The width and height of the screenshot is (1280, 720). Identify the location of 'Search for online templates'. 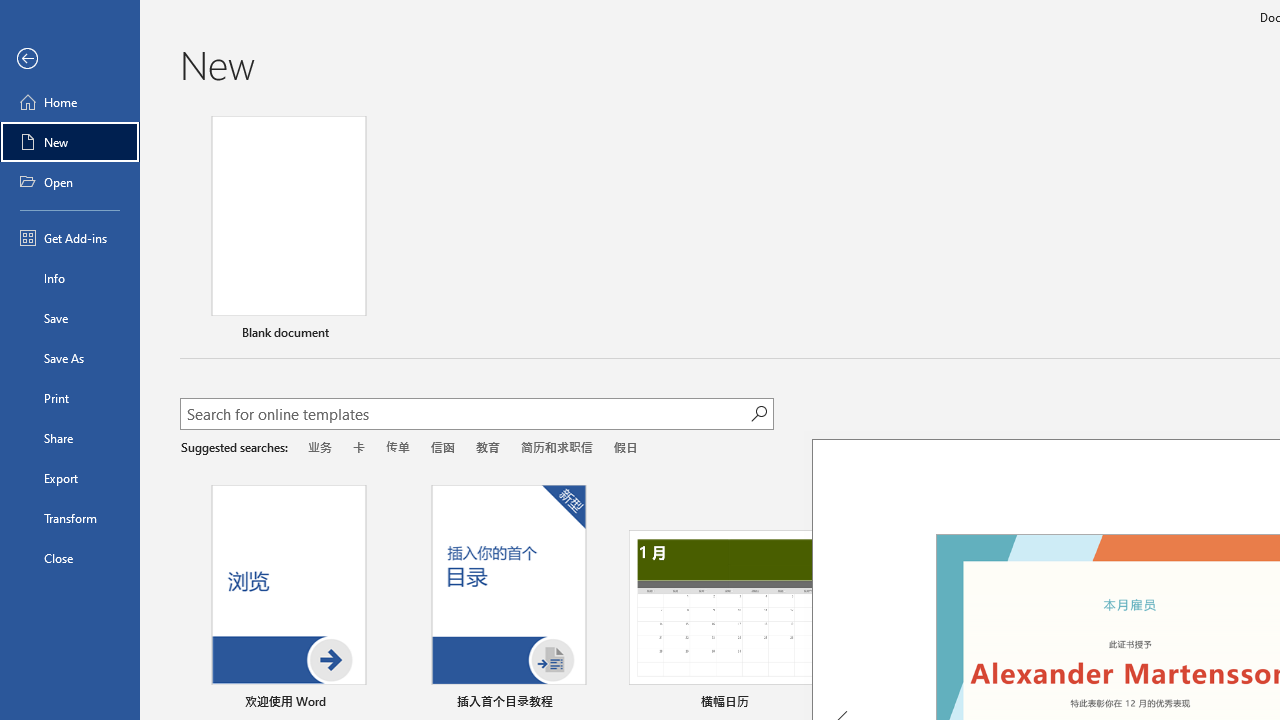
(464, 415).